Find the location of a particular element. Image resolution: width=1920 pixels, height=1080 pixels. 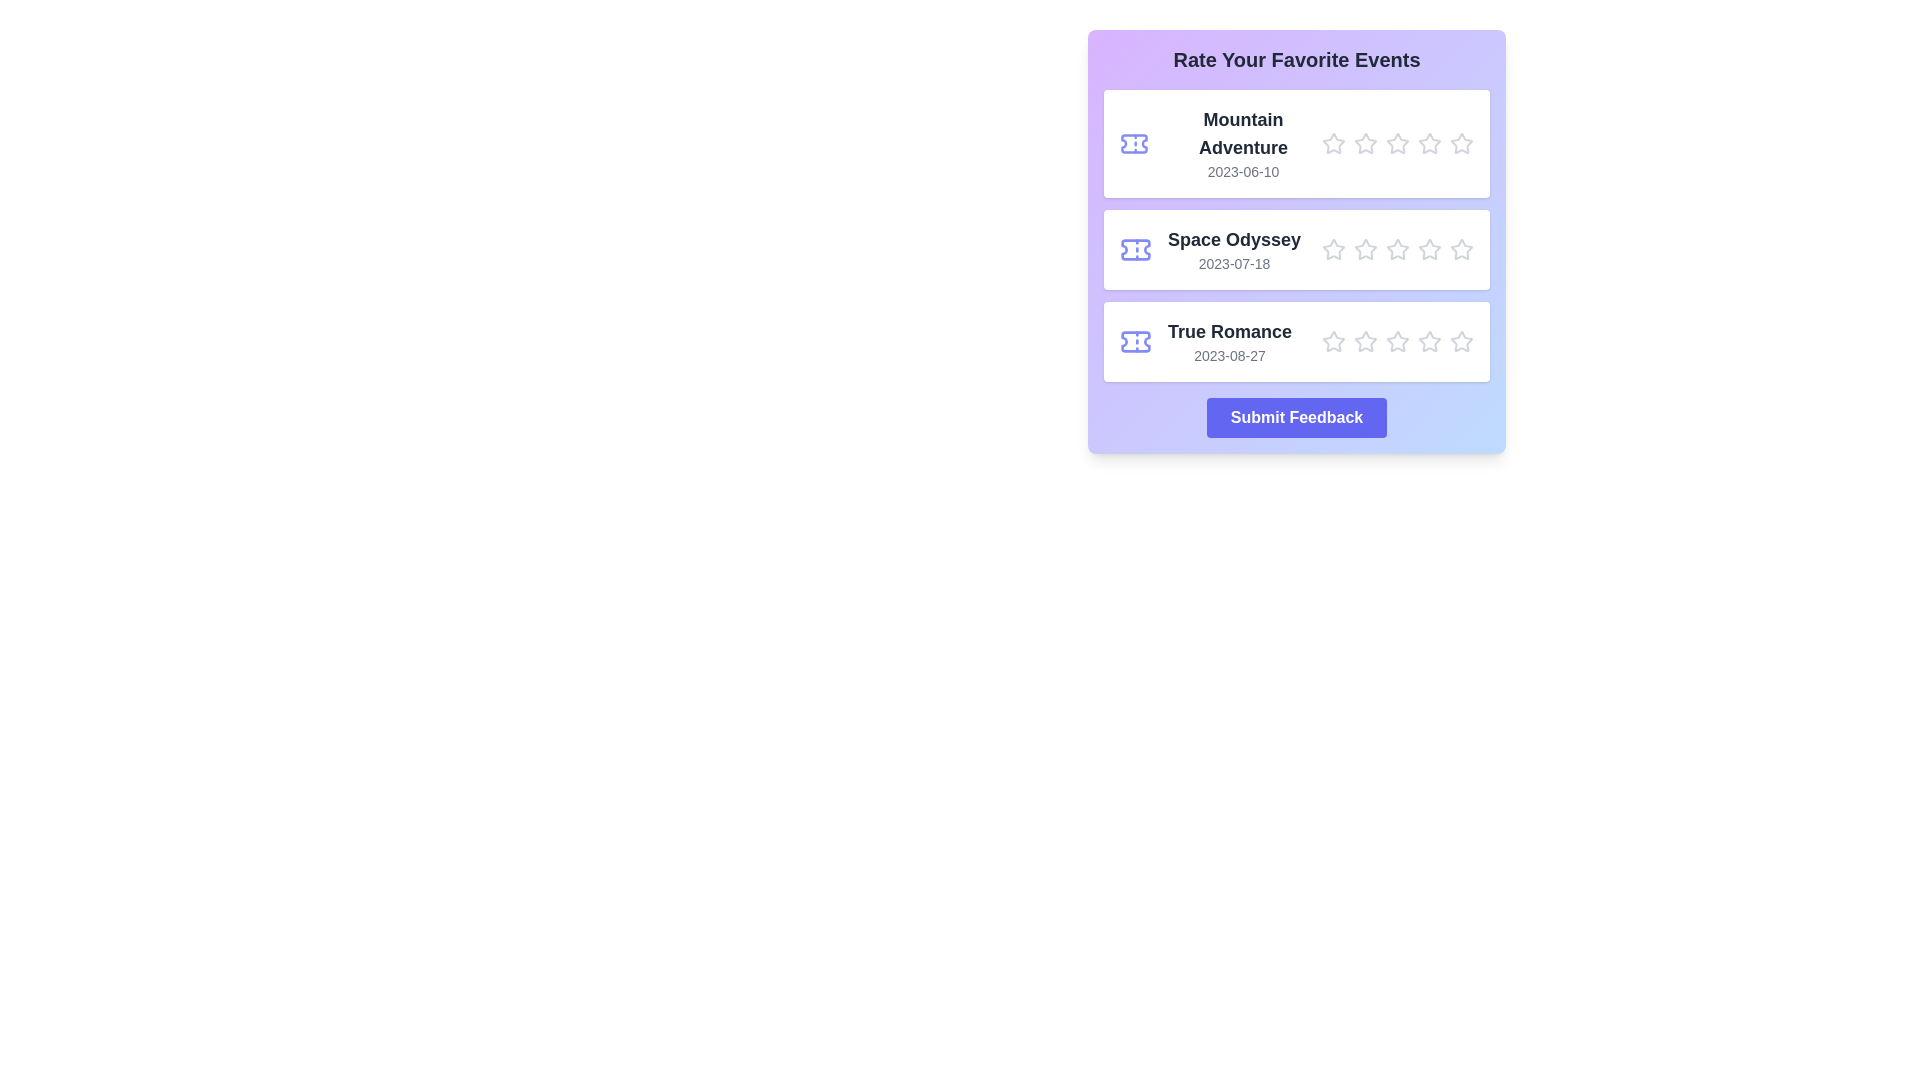

the star corresponding to the rating 4 for the movie Mountain Adventure is located at coordinates (1429, 142).